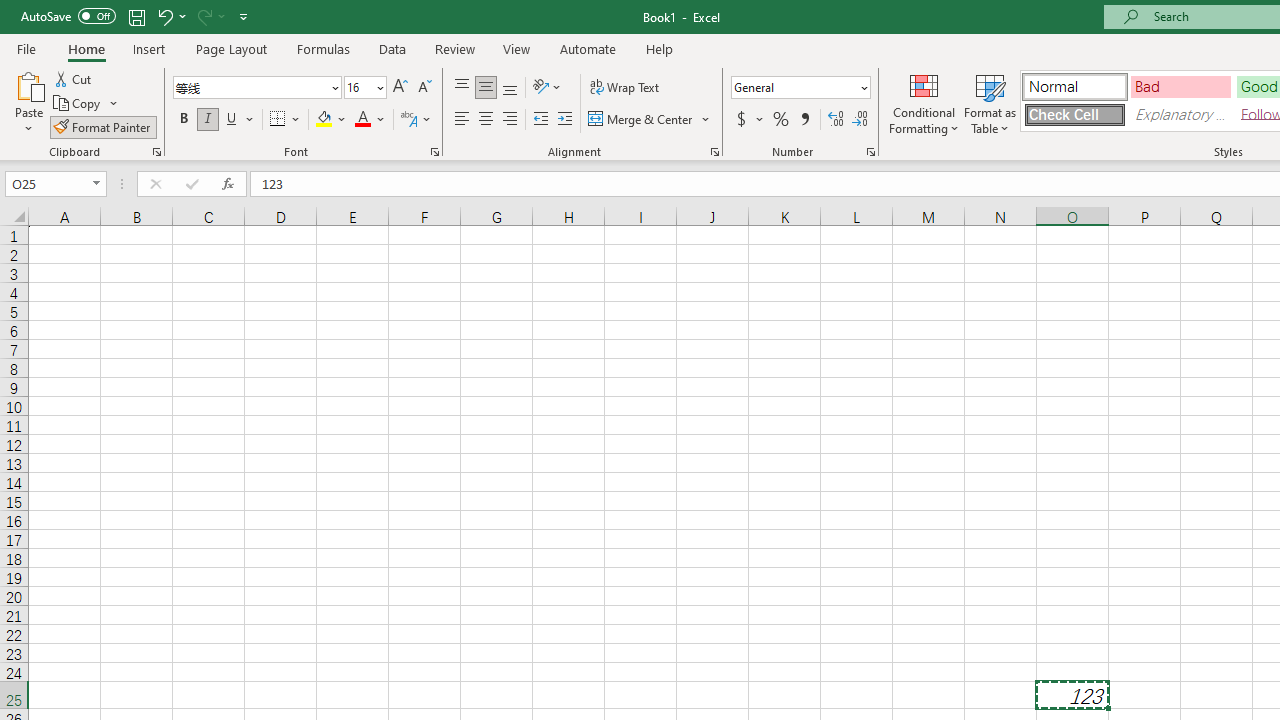 This screenshot has height=720, width=1280. Describe the element at coordinates (285, 119) in the screenshot. I see `'Borders'` at that location.